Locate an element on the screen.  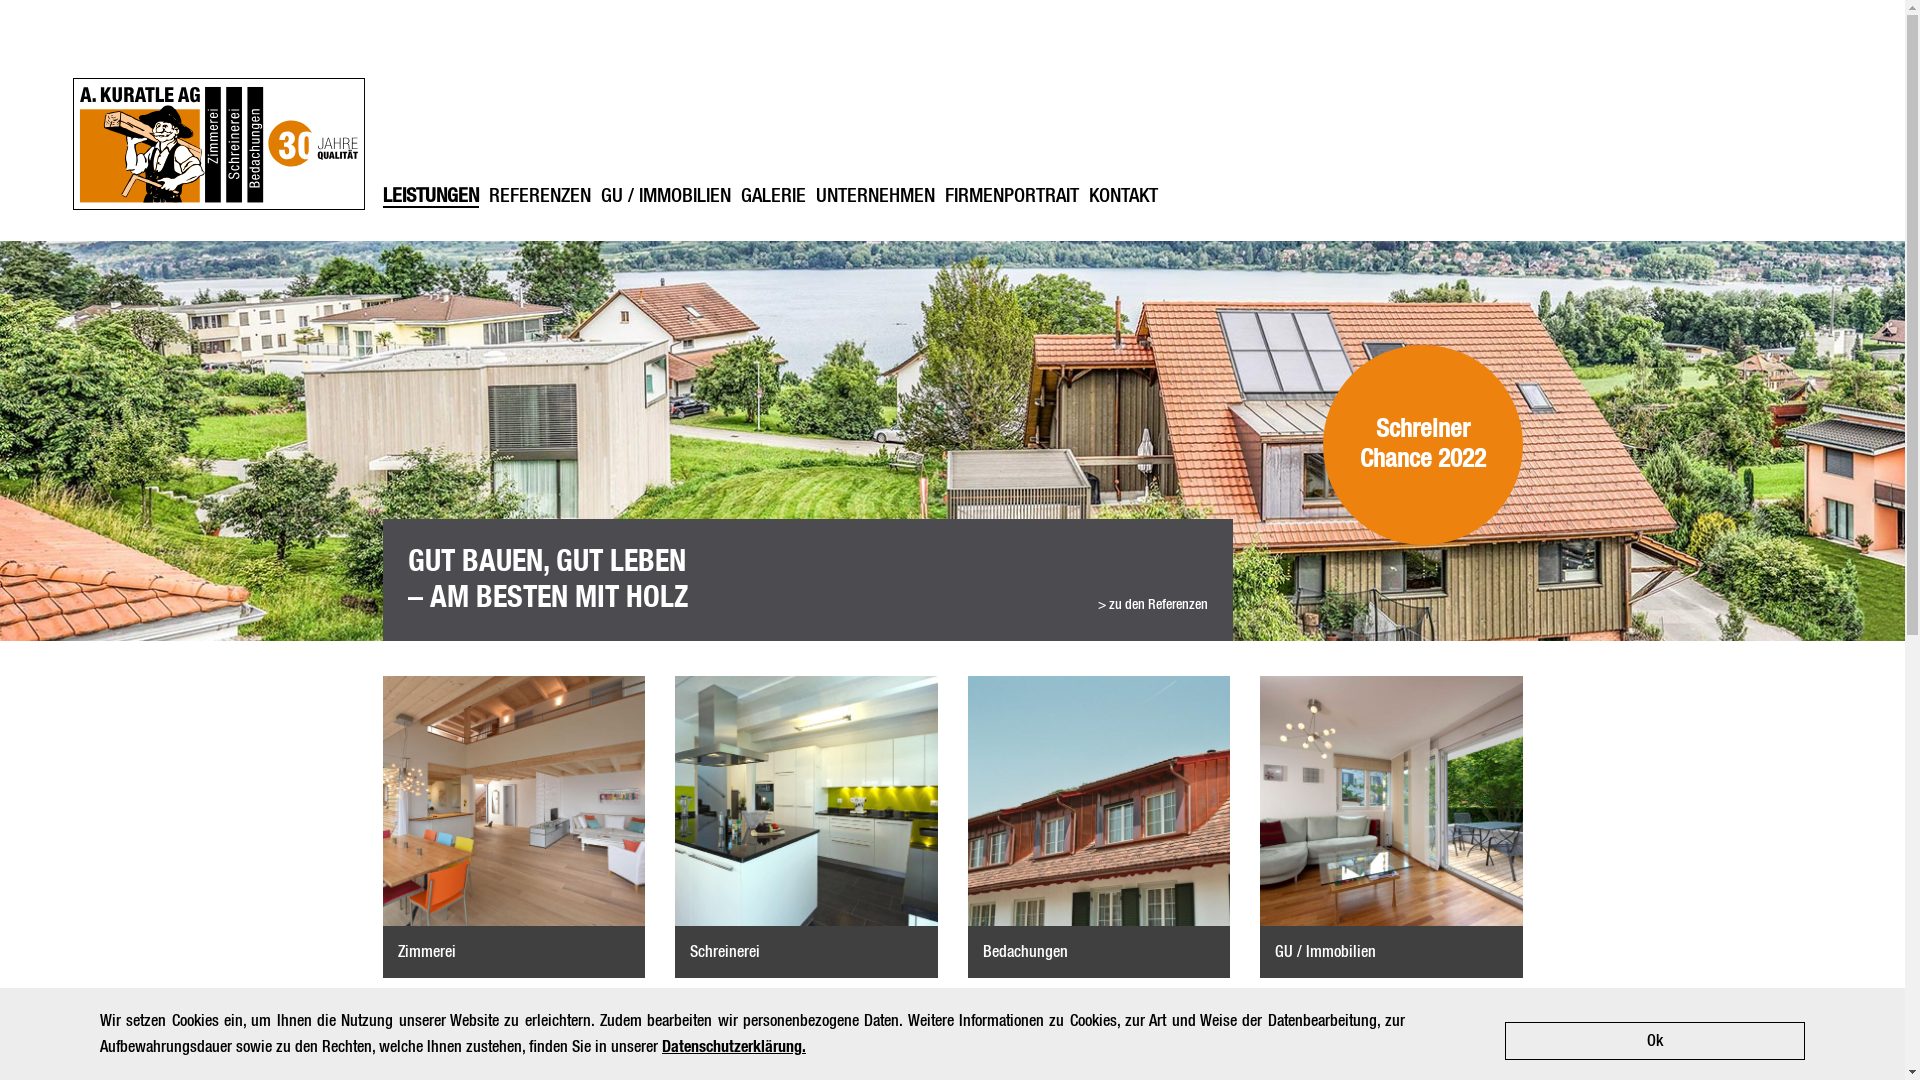
'Schreinerei' is located at coordinates (806, 826).